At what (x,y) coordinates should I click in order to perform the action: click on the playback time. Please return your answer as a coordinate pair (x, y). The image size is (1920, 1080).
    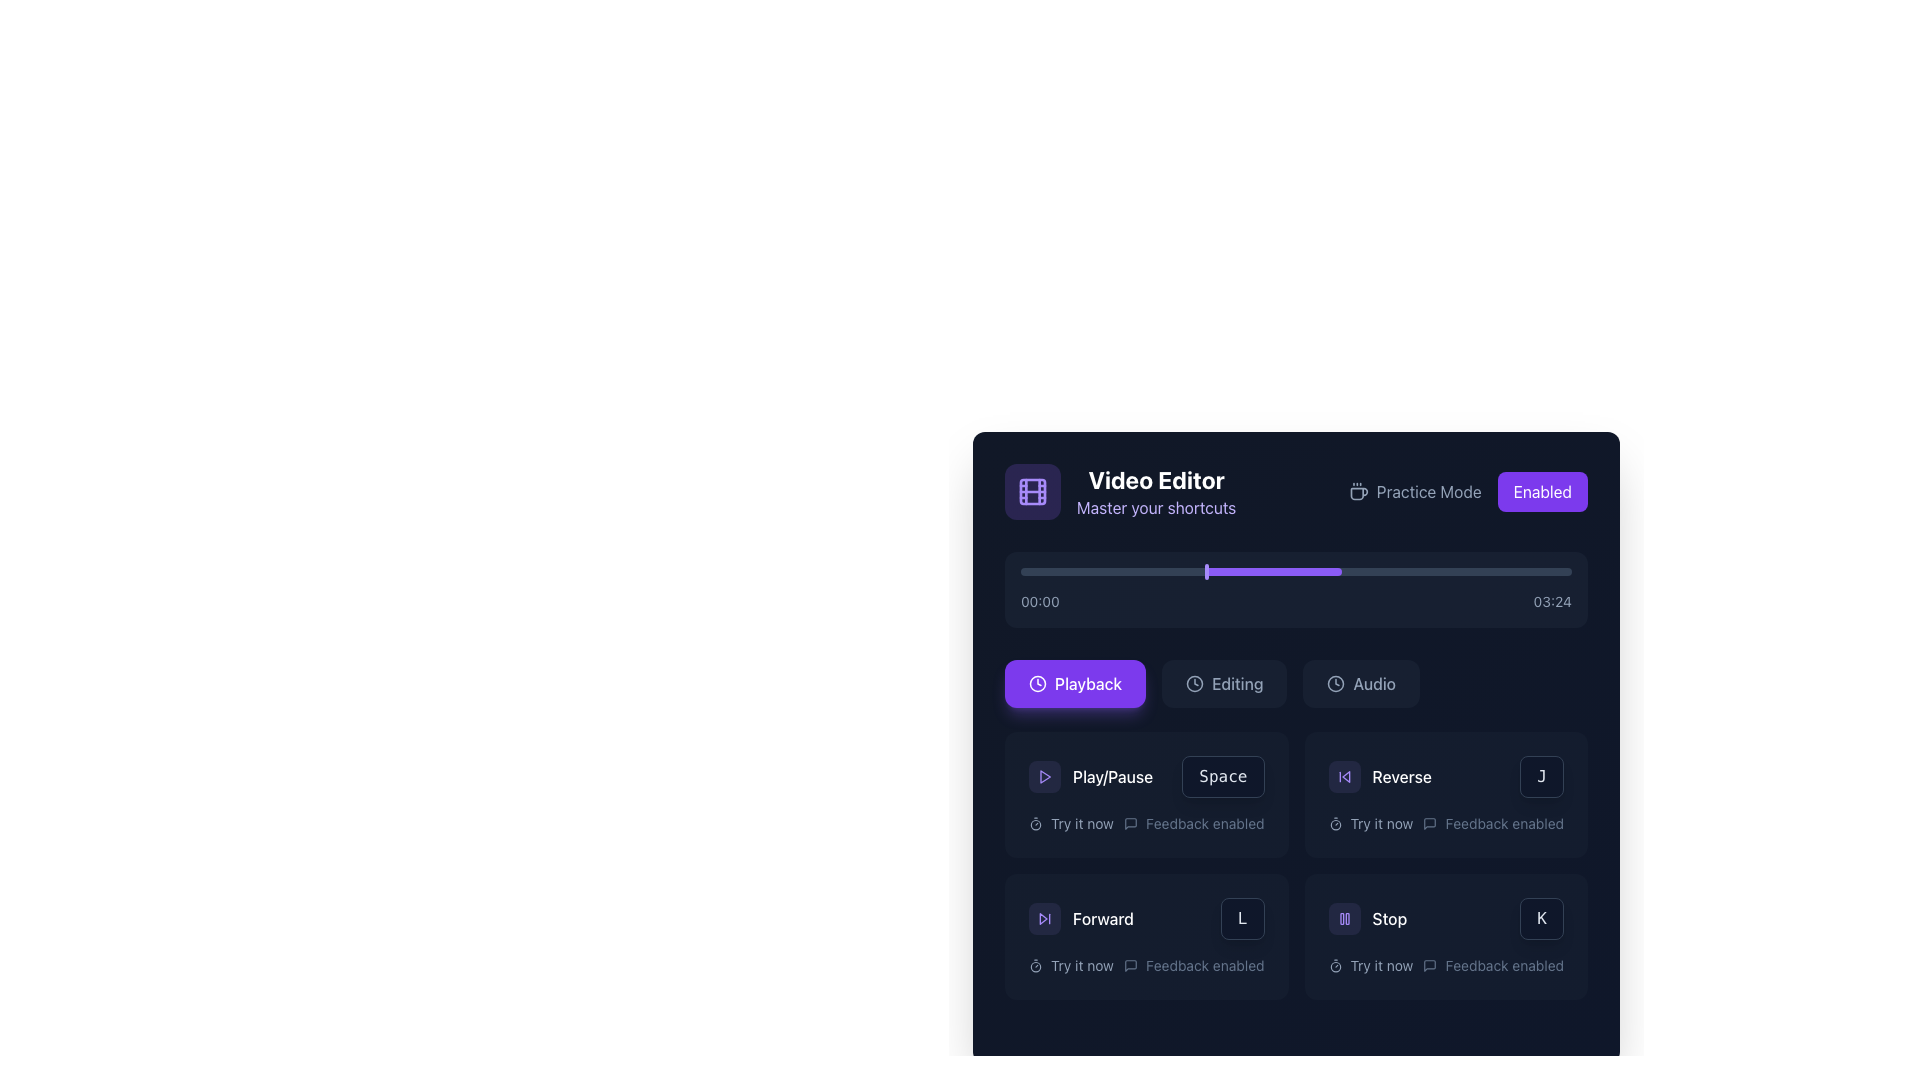
    Looking at the image, I should click on (1400, 571).